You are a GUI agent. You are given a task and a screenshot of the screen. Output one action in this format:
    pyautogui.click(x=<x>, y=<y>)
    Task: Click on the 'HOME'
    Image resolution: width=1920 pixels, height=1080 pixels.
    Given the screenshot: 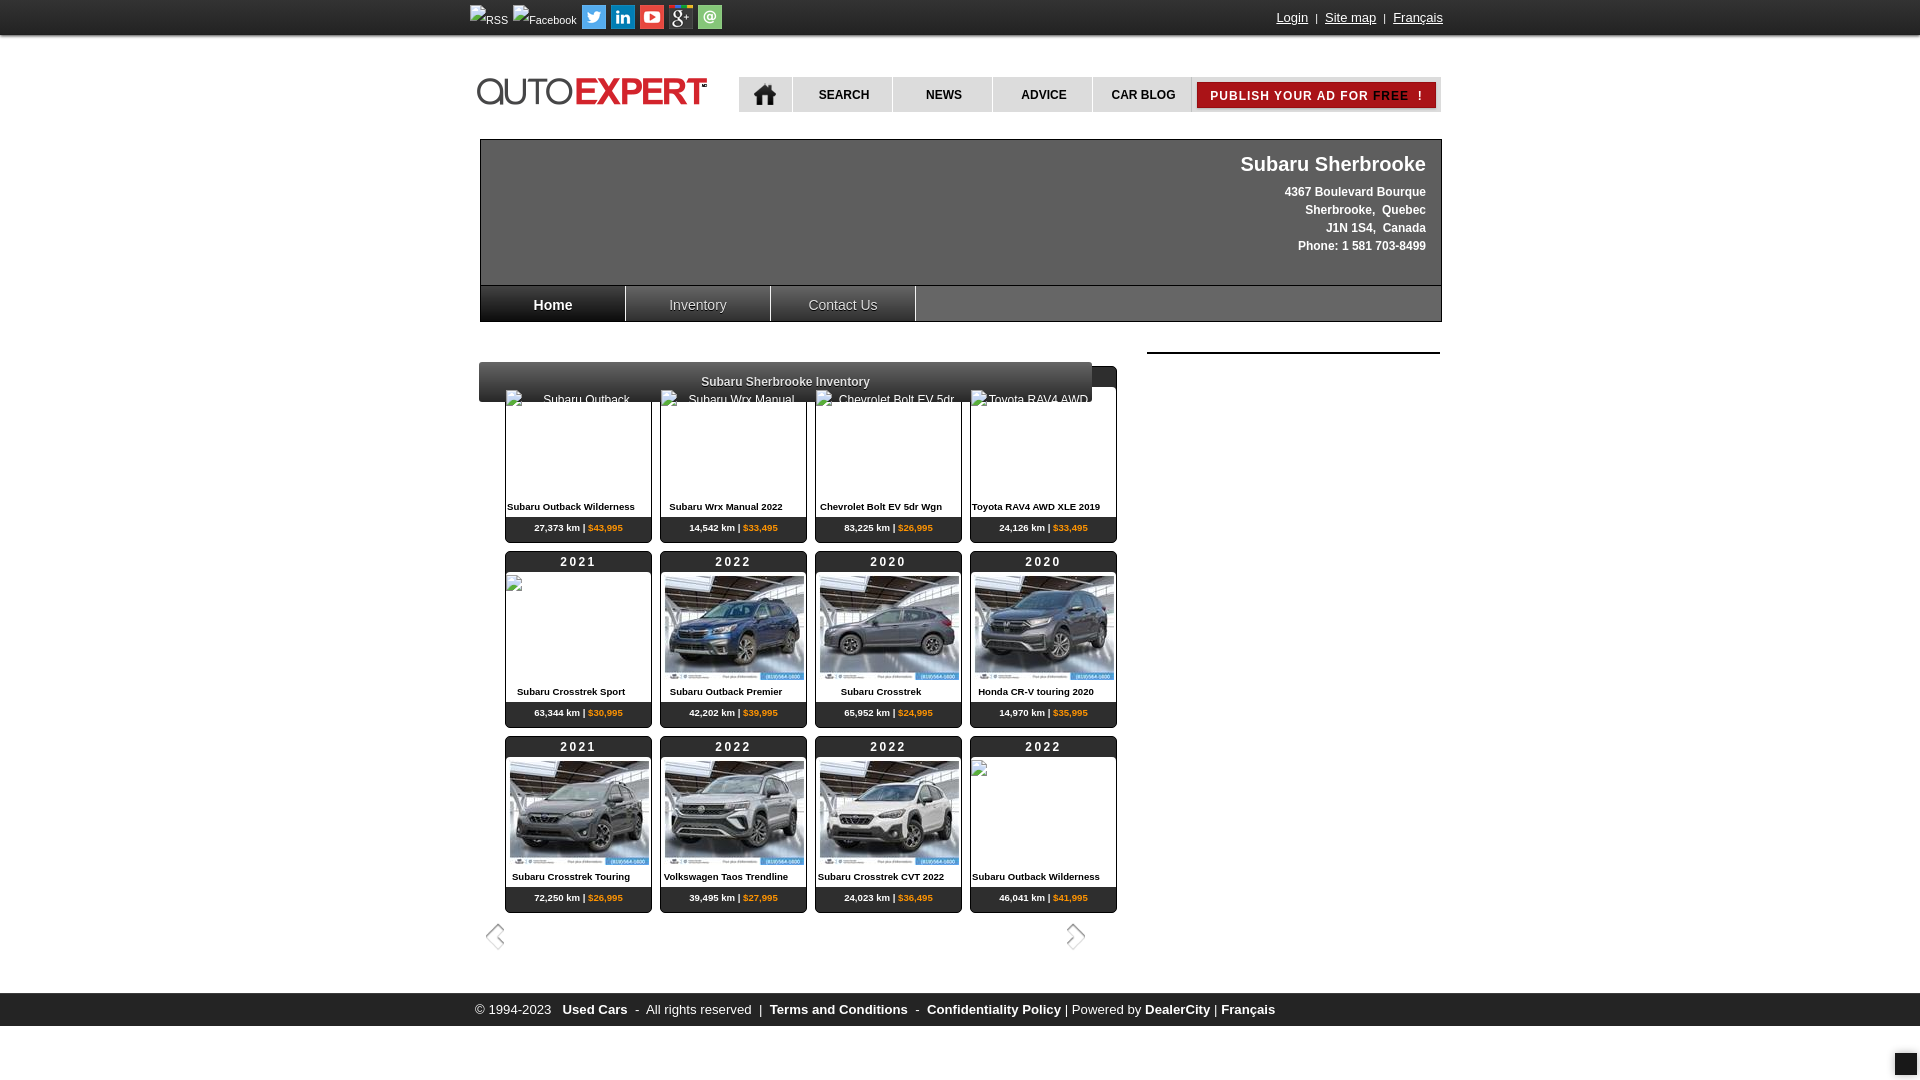 What is the action you would take?
    pyautogui.click(x=738, y=94)
    